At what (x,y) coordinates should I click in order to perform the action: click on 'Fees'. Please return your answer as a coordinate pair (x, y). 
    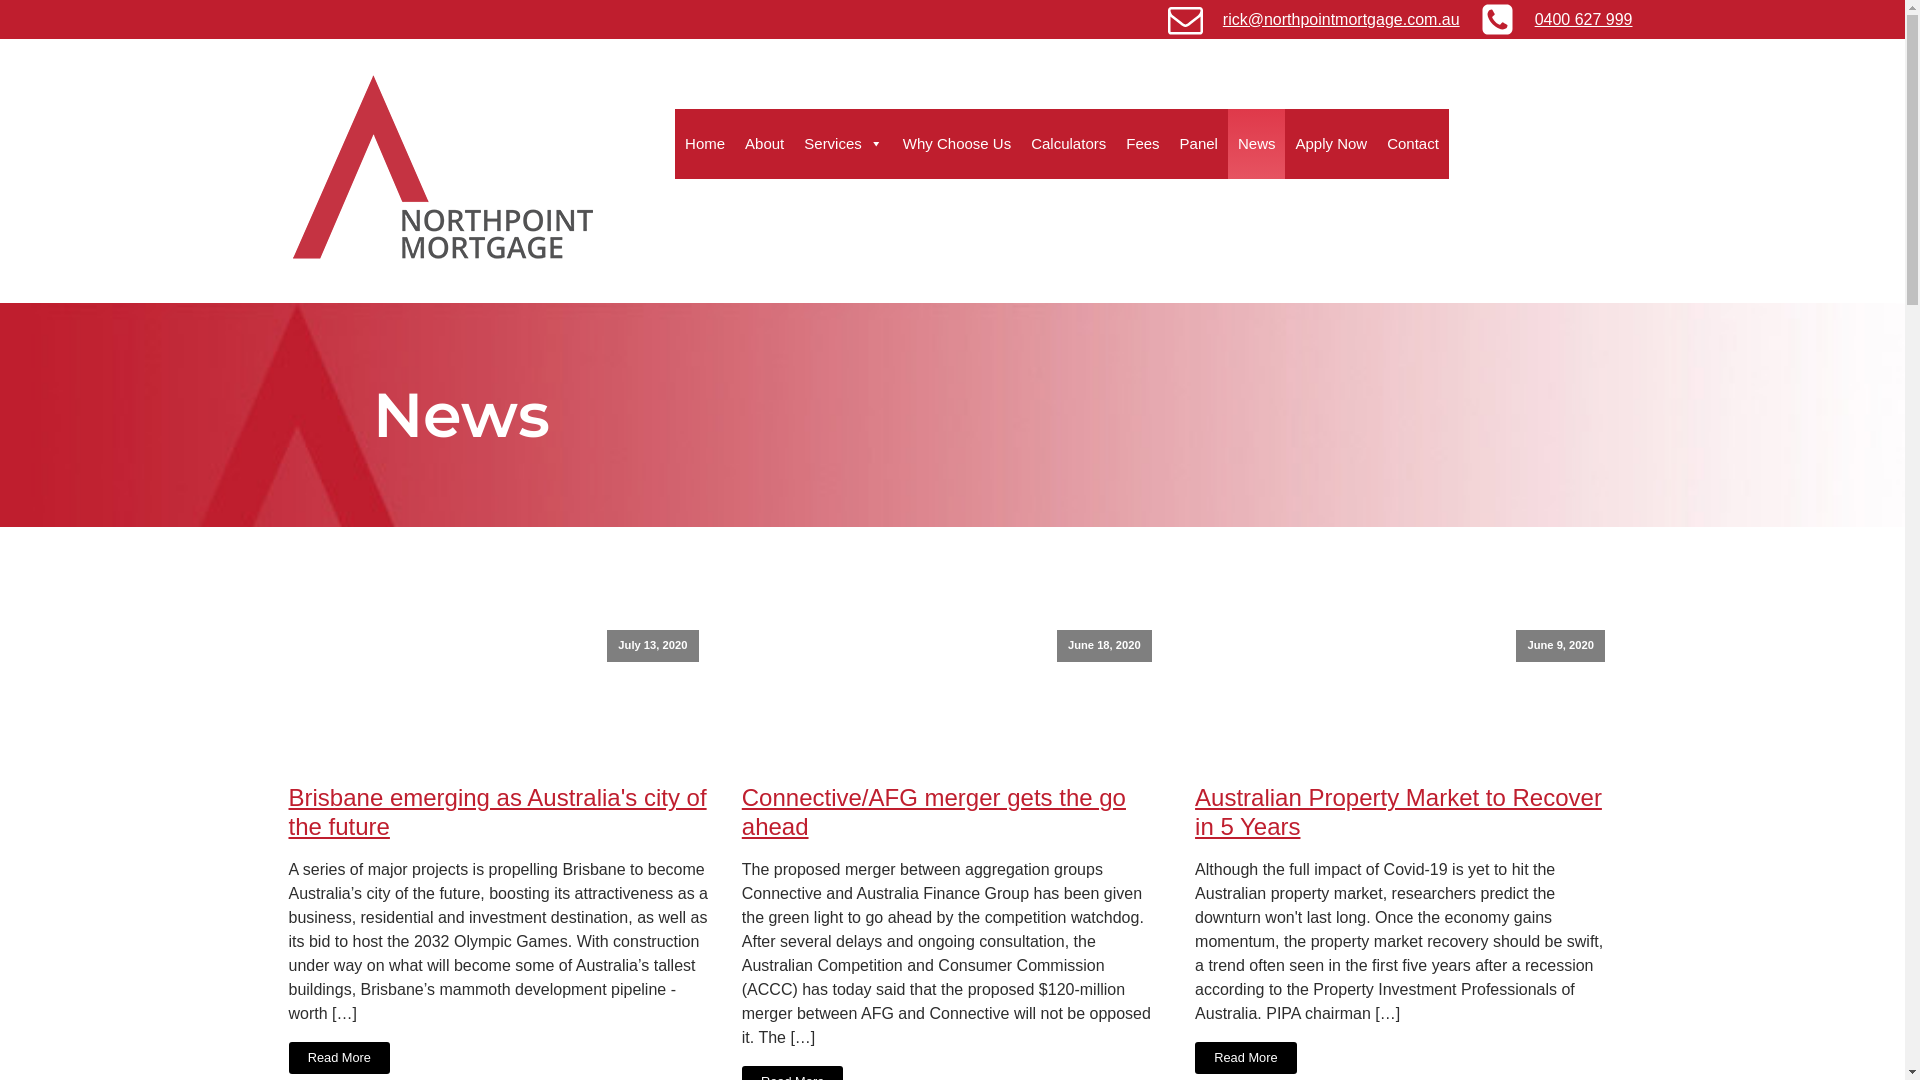
    Looking at the image, I should click on (1115, 142).